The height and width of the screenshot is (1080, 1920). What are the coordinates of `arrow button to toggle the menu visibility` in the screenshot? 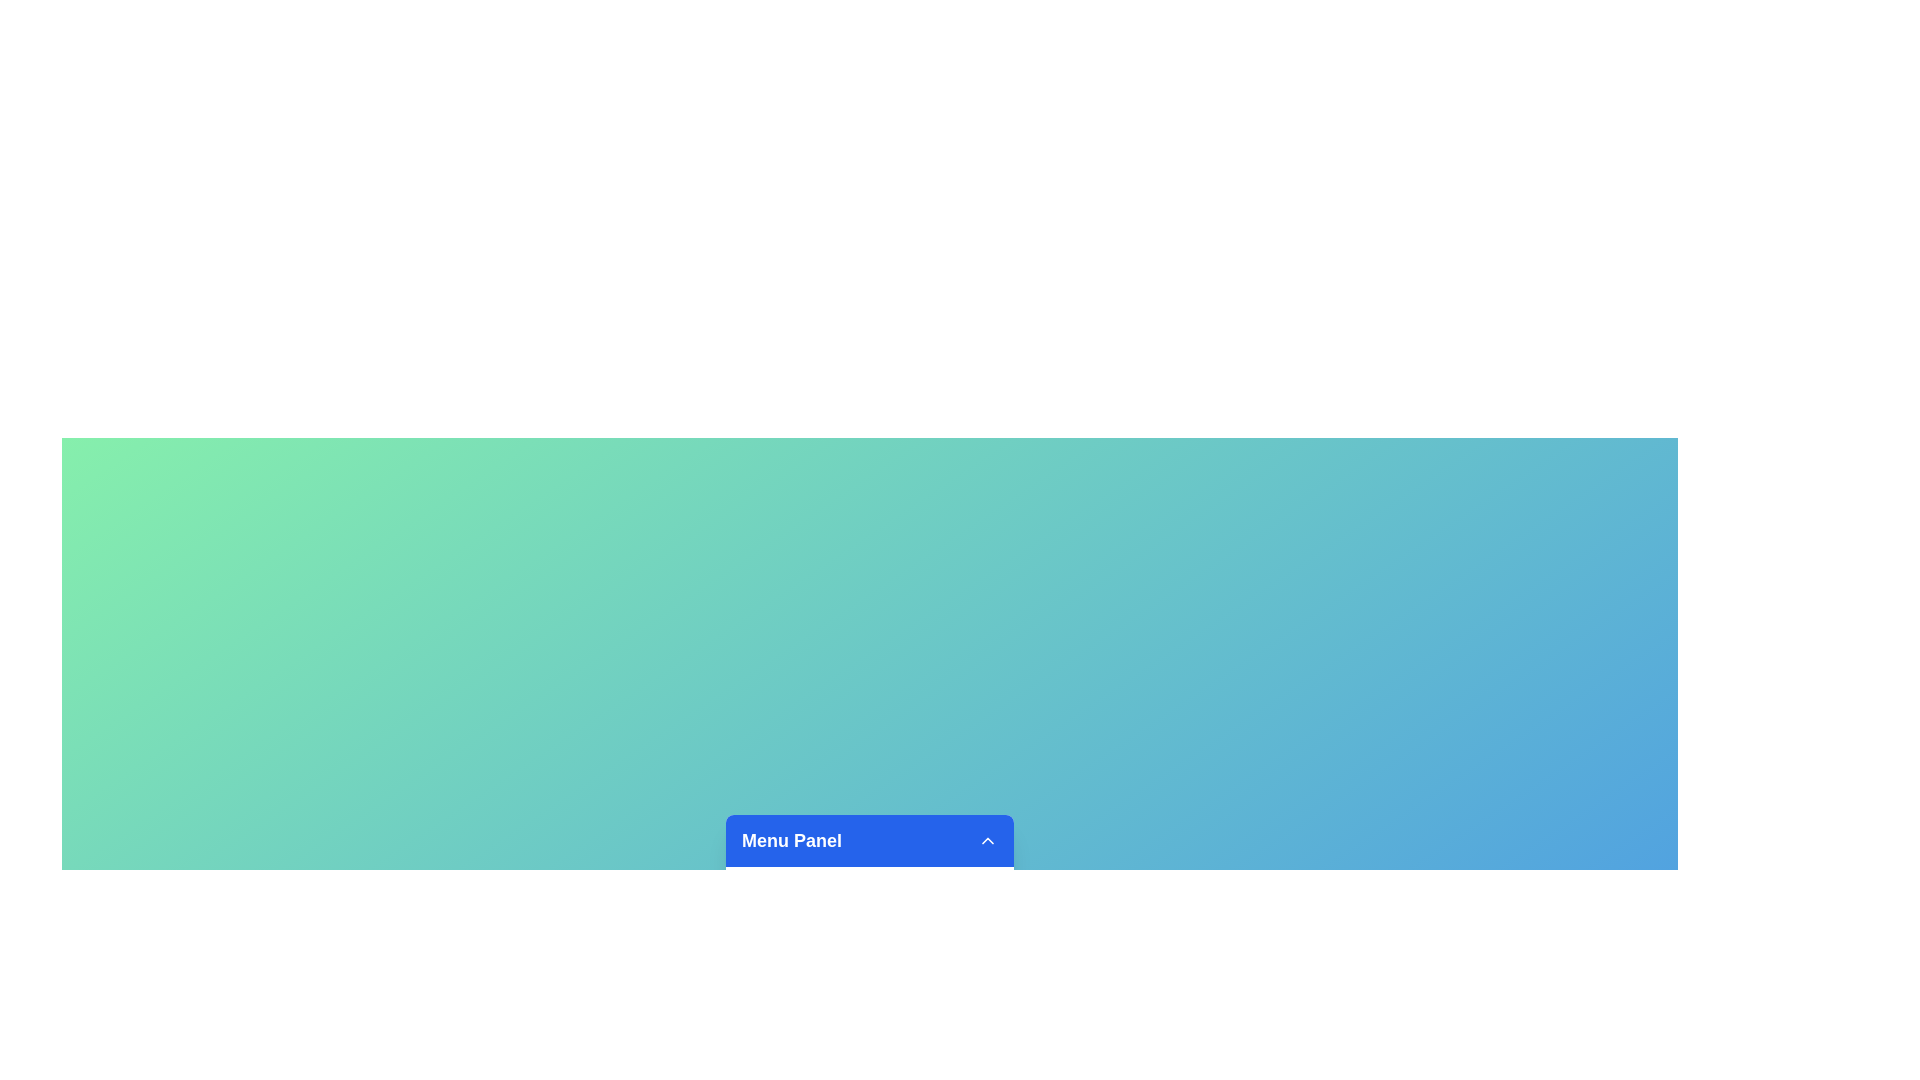 It's located at (988, 840).